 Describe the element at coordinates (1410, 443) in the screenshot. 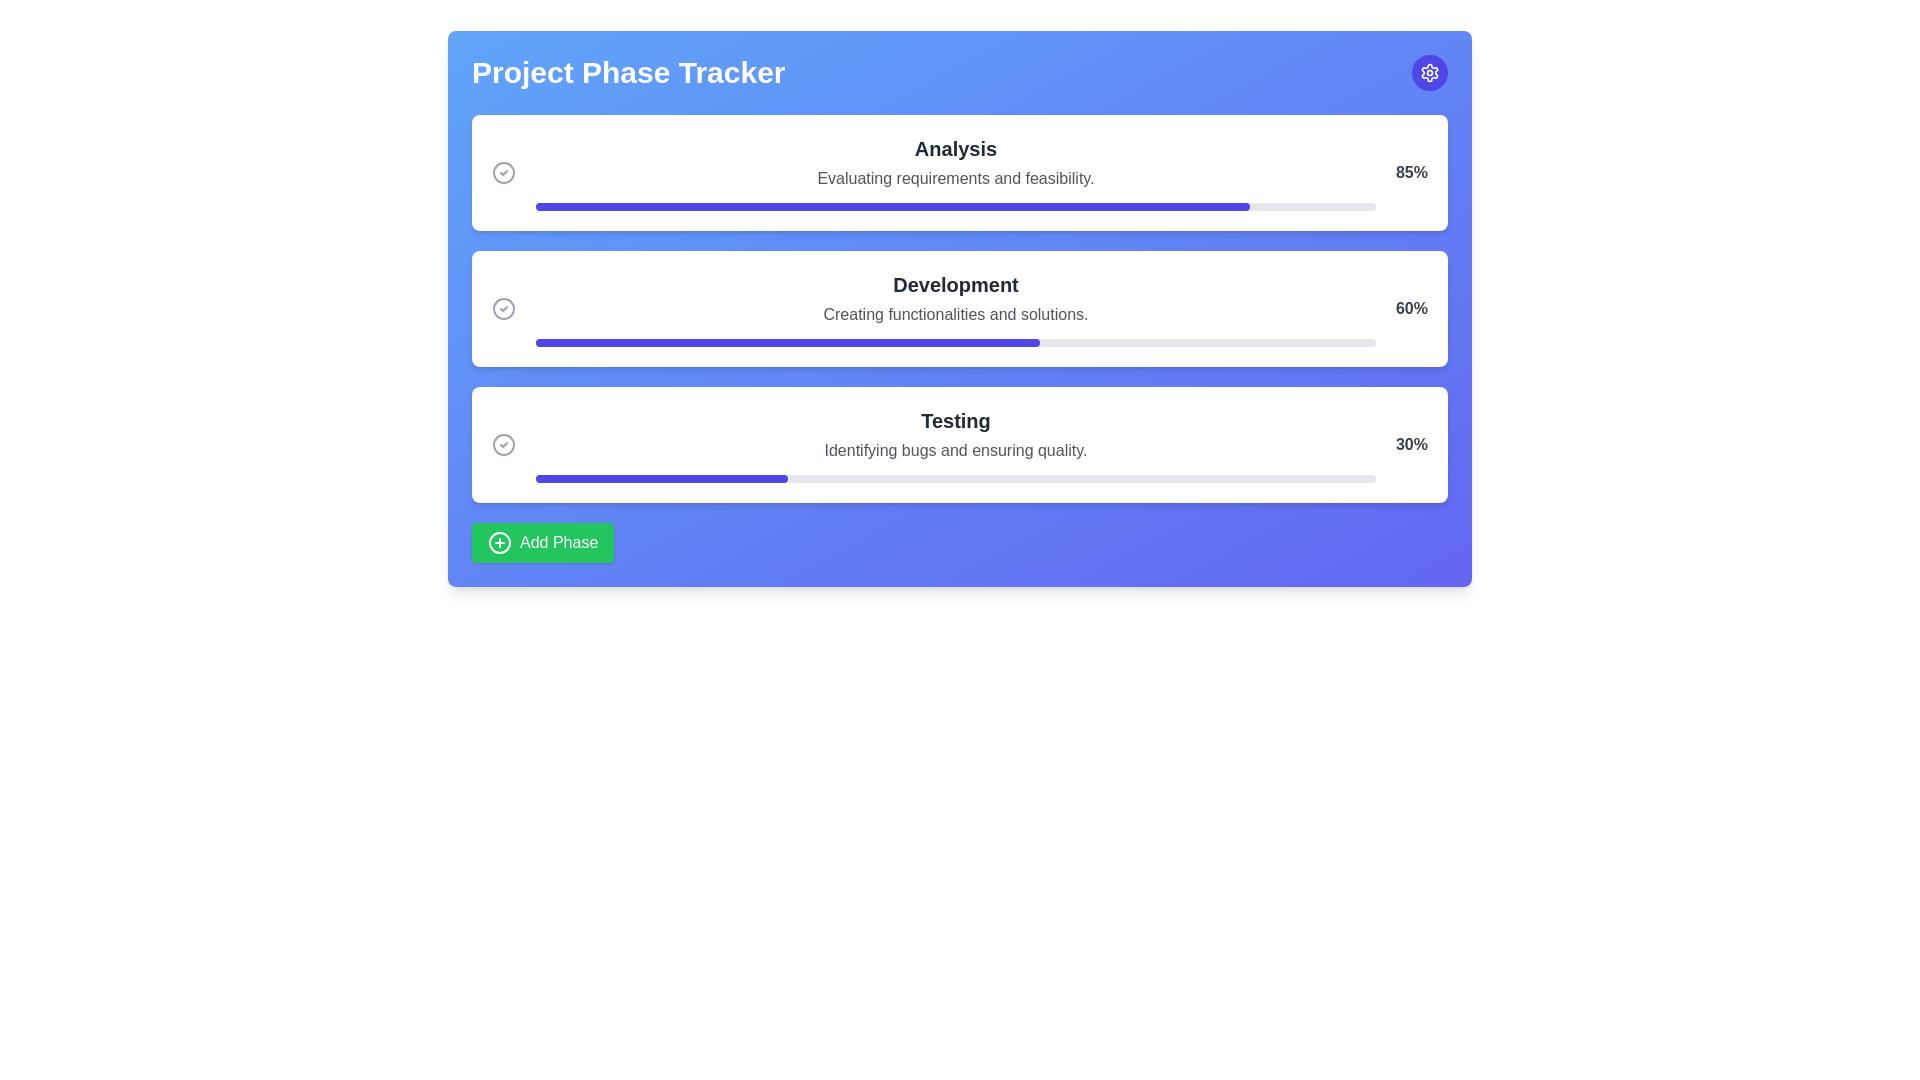

I see `the displayed percentage value '30%' in bold gray text located in the 'Testing' section of the tracker interface` at that location.